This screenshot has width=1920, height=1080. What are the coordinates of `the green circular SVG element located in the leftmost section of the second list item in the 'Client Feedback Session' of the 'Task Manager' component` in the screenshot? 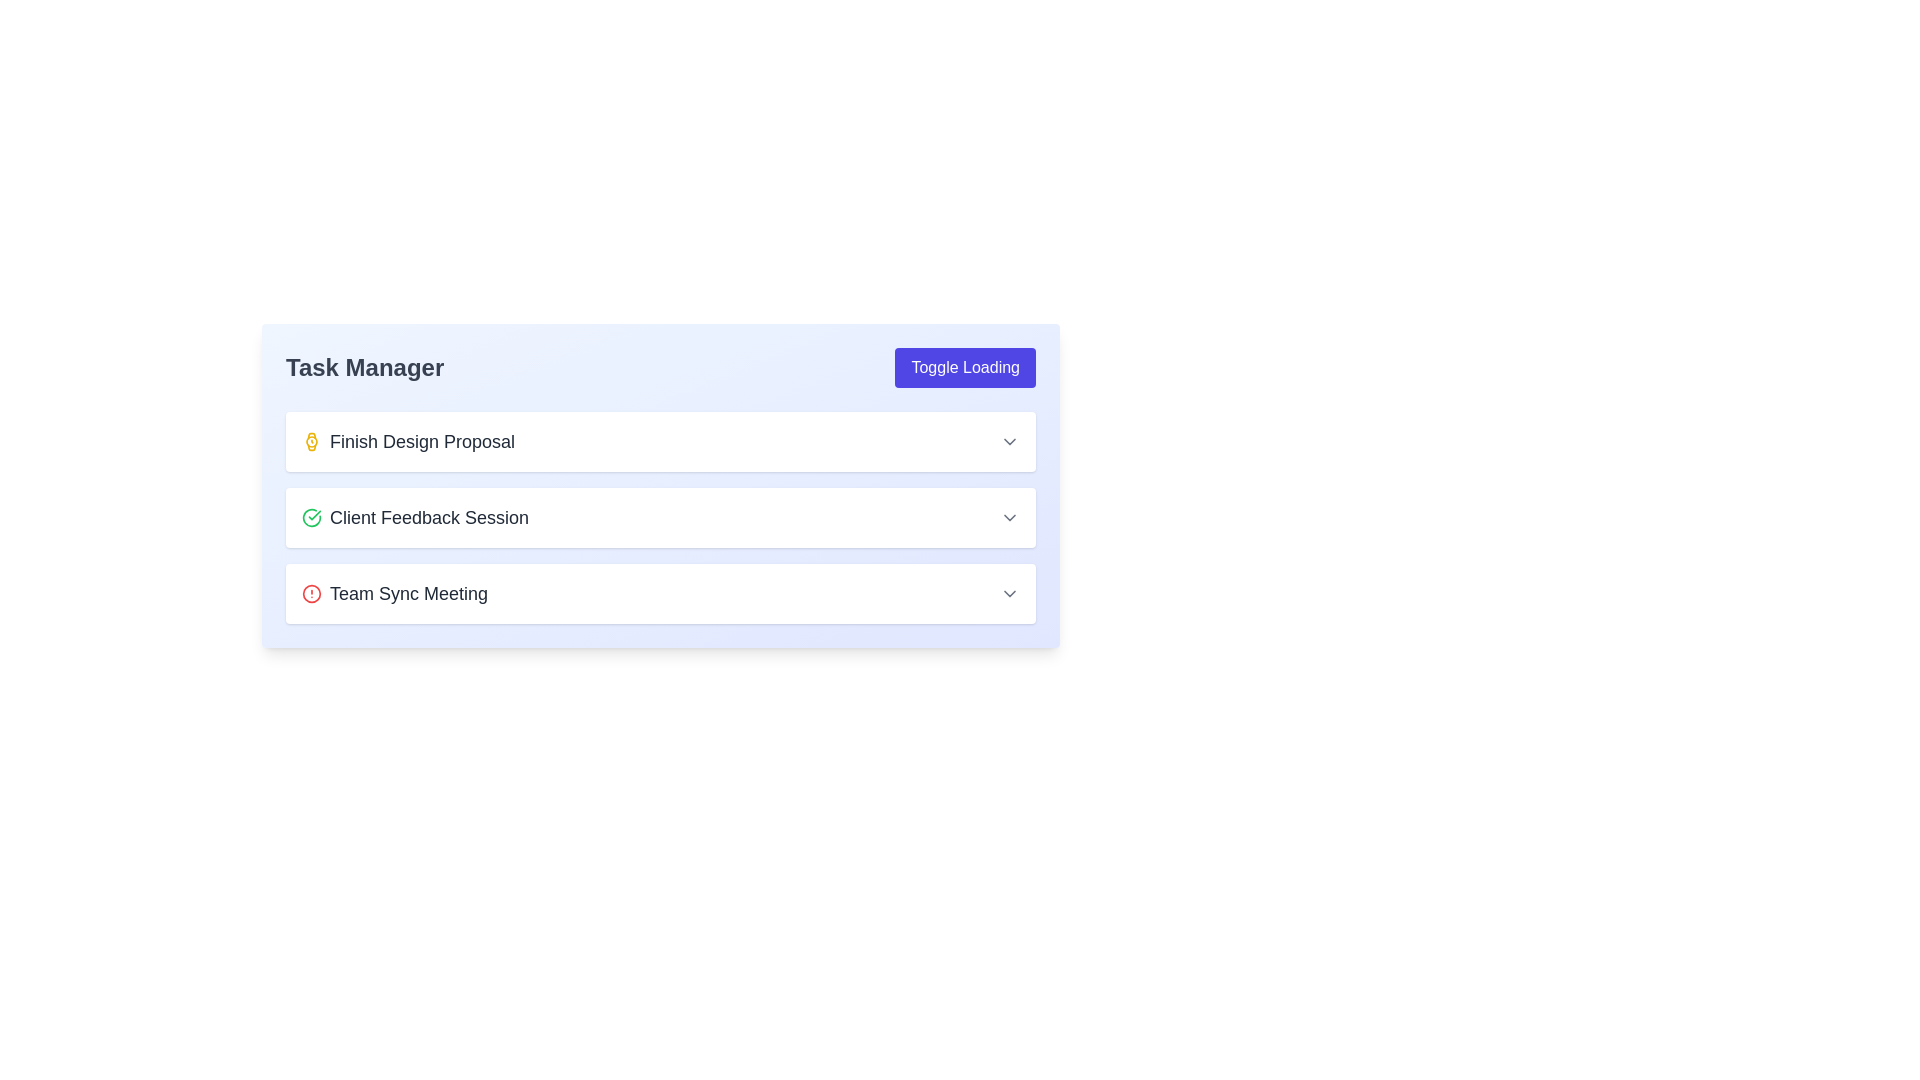 It's located at (311, 516).